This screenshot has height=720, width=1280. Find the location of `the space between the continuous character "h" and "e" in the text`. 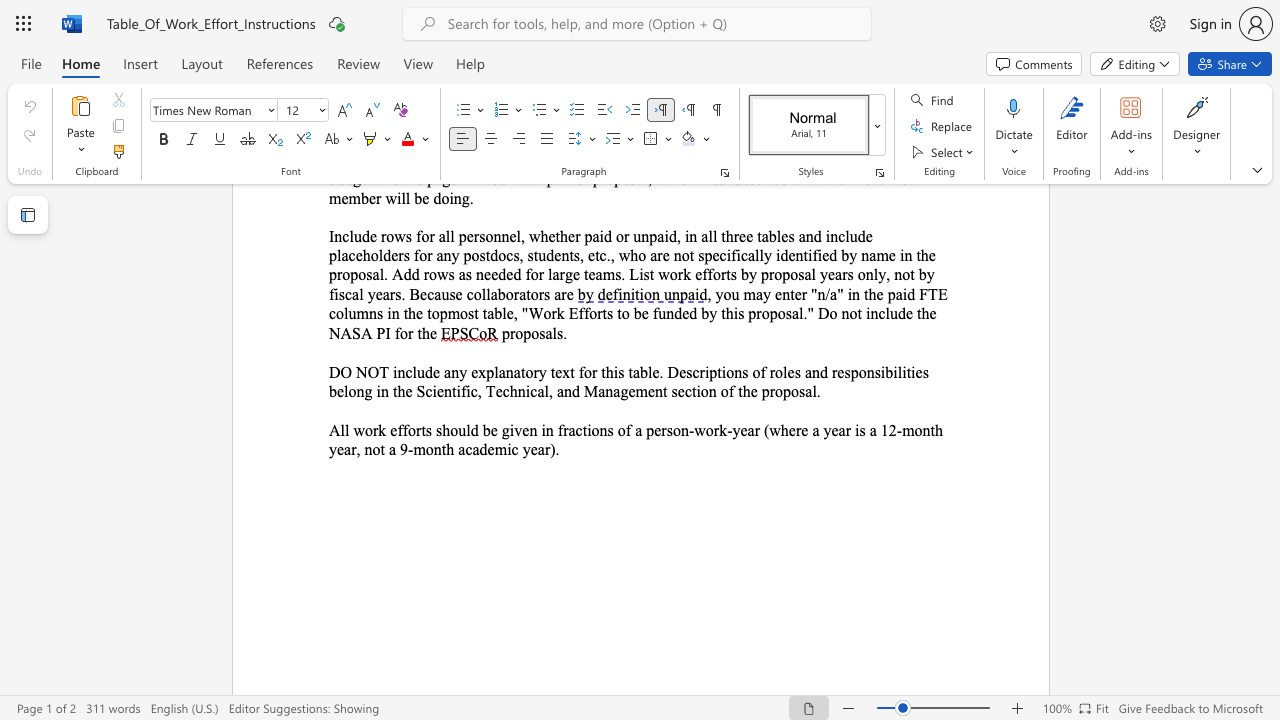

the space between the continuous character "h" and "e" in the text is located at coordinates (787, 429).